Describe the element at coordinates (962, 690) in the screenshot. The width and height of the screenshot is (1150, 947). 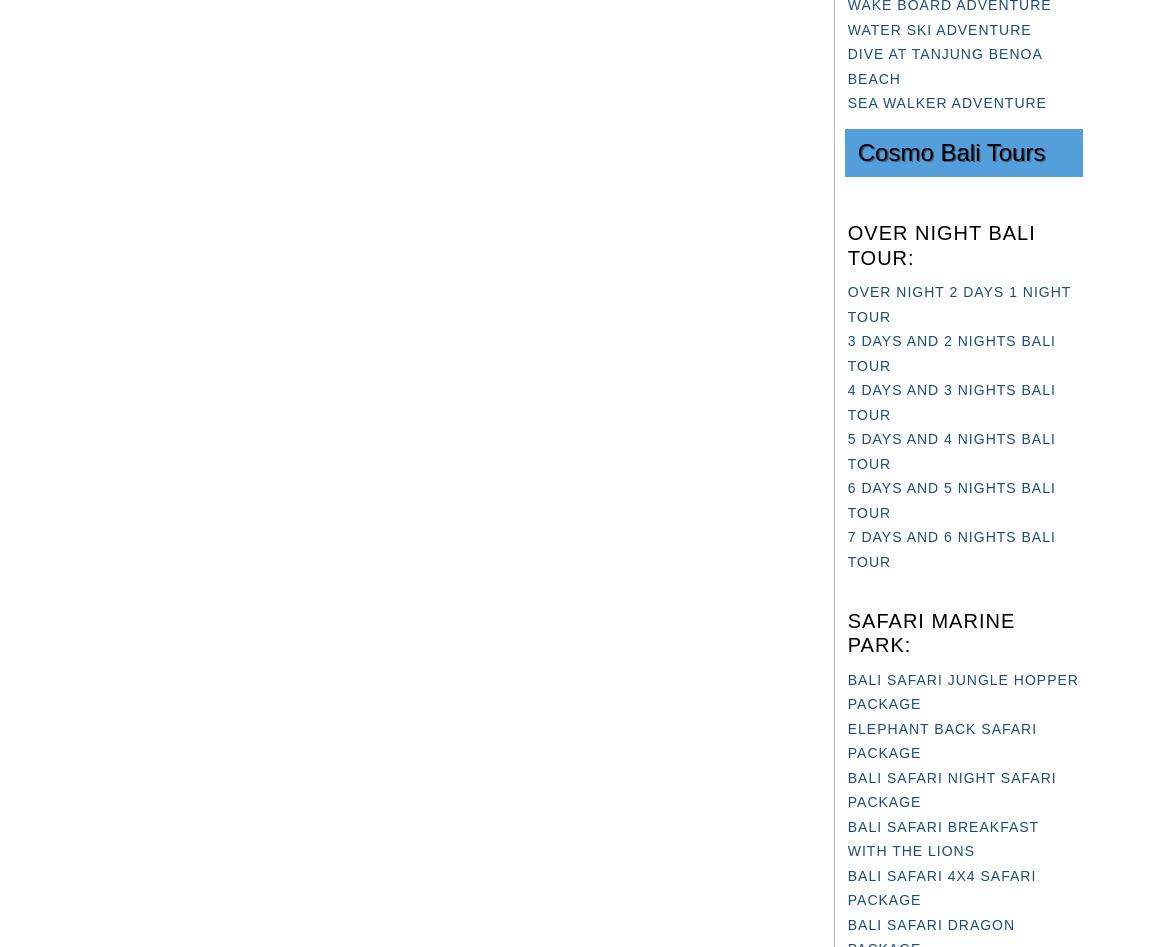
I see `'BALI SAFARI JUNGLE HOPPER PACKAGE'` at that location.